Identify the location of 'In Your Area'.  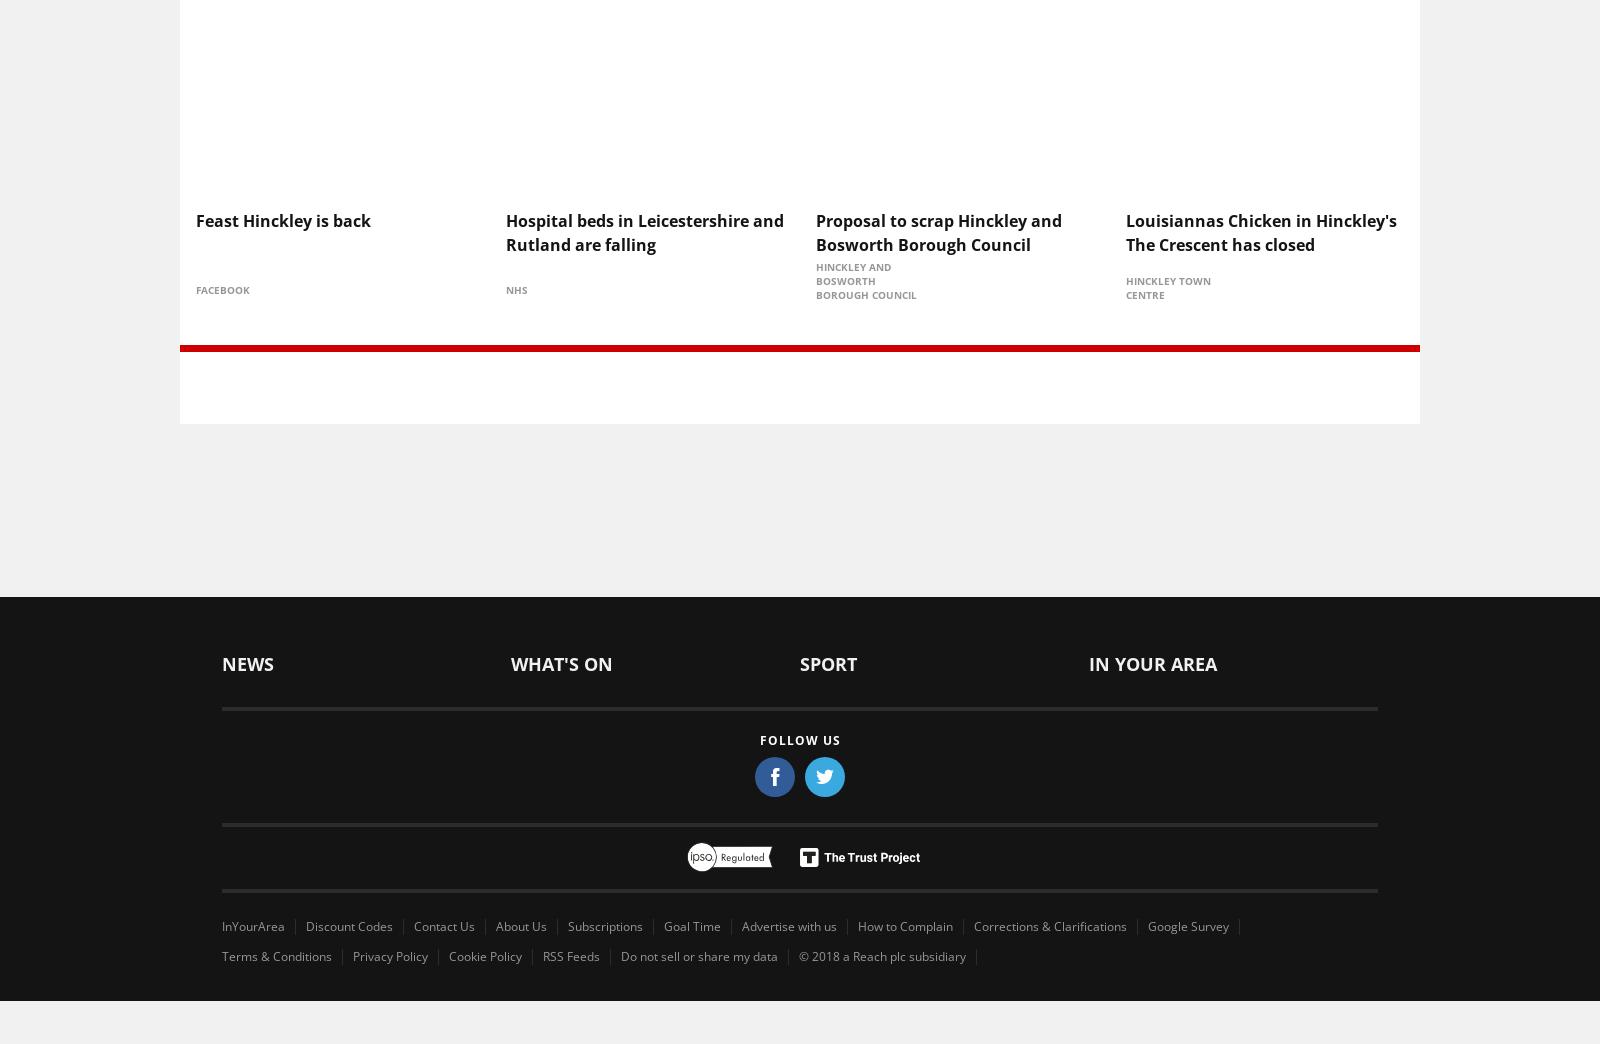
(1152, 662).